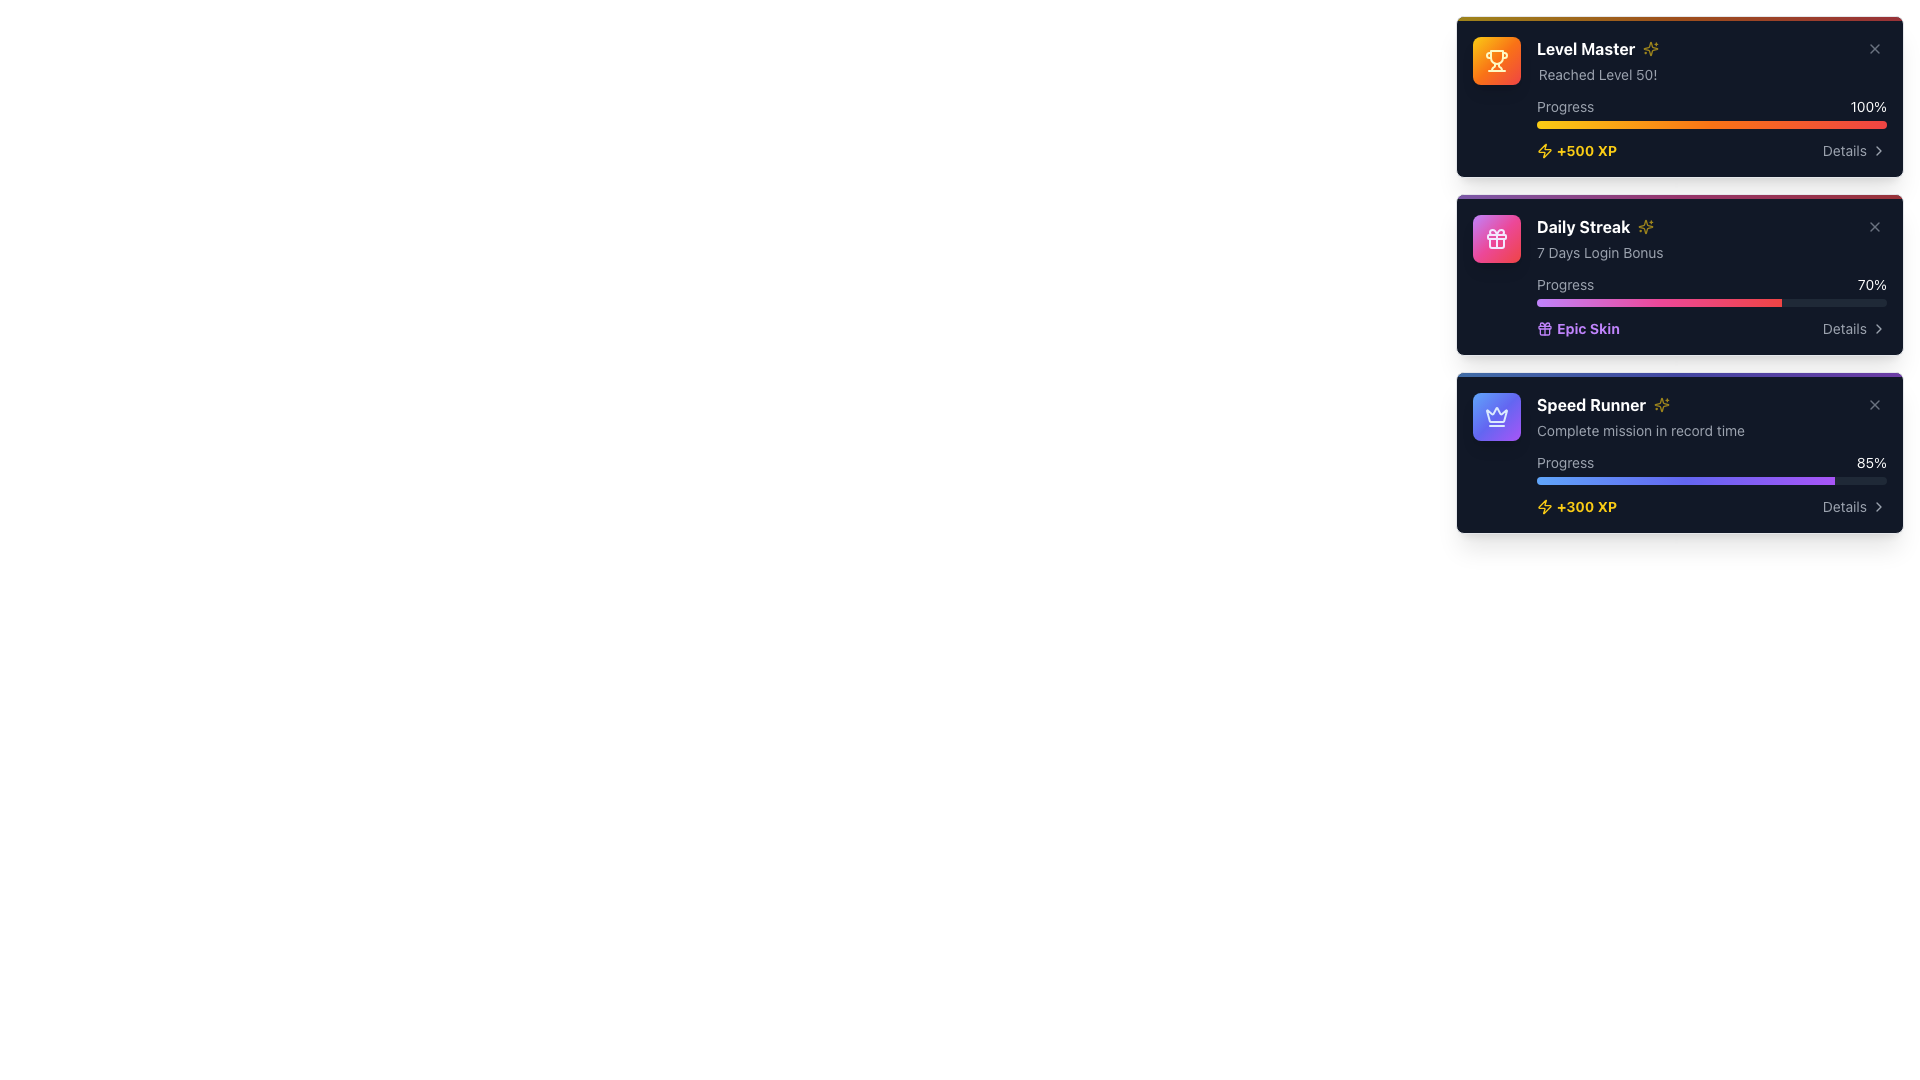 This screenshot has width=1920, height=1080. What do you see at coordinates (1586, 149) in the screenshot?
I see `the reward value displayed` at bounding box center [1586, 149].